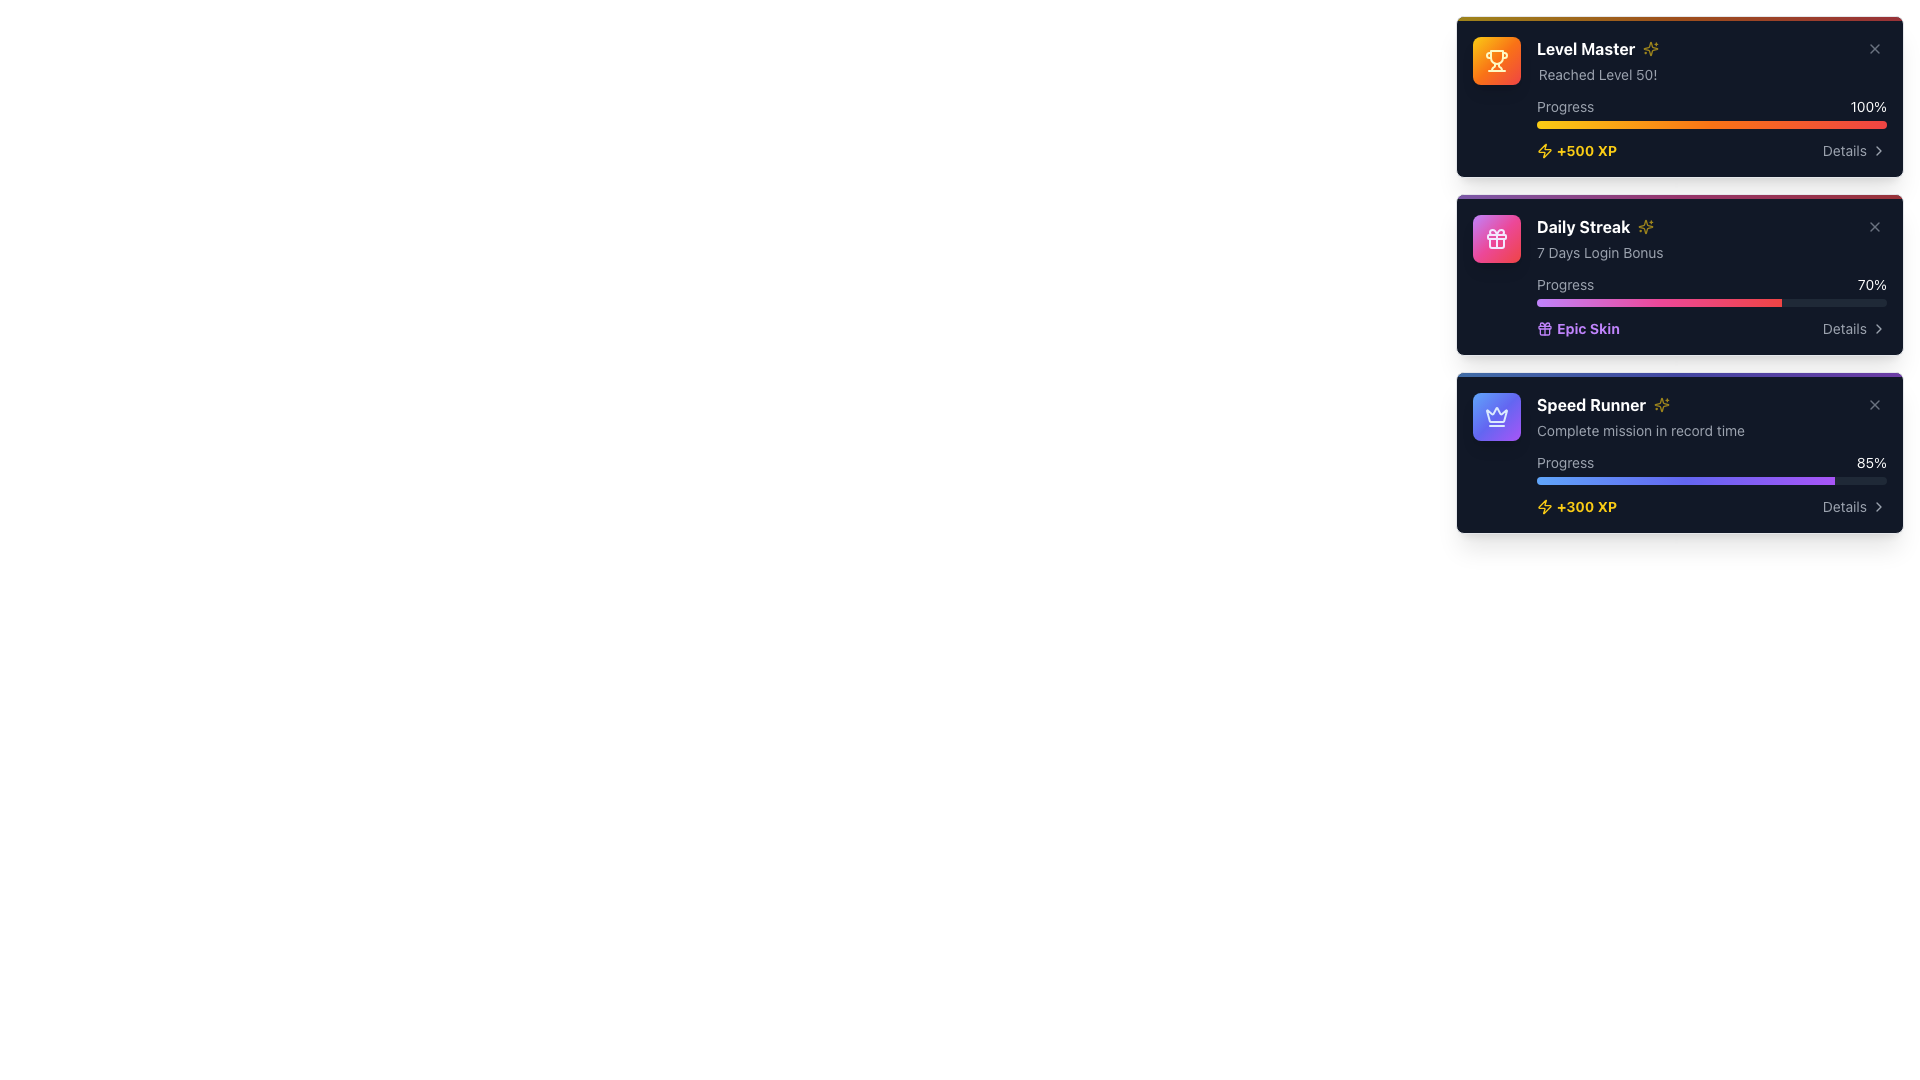 This screenshot has width=1920, height=1080. What do you see at coordinates (1586, 149) in the screenshot?
I see `the reward value displayed` at bounding box center [1586, 149].